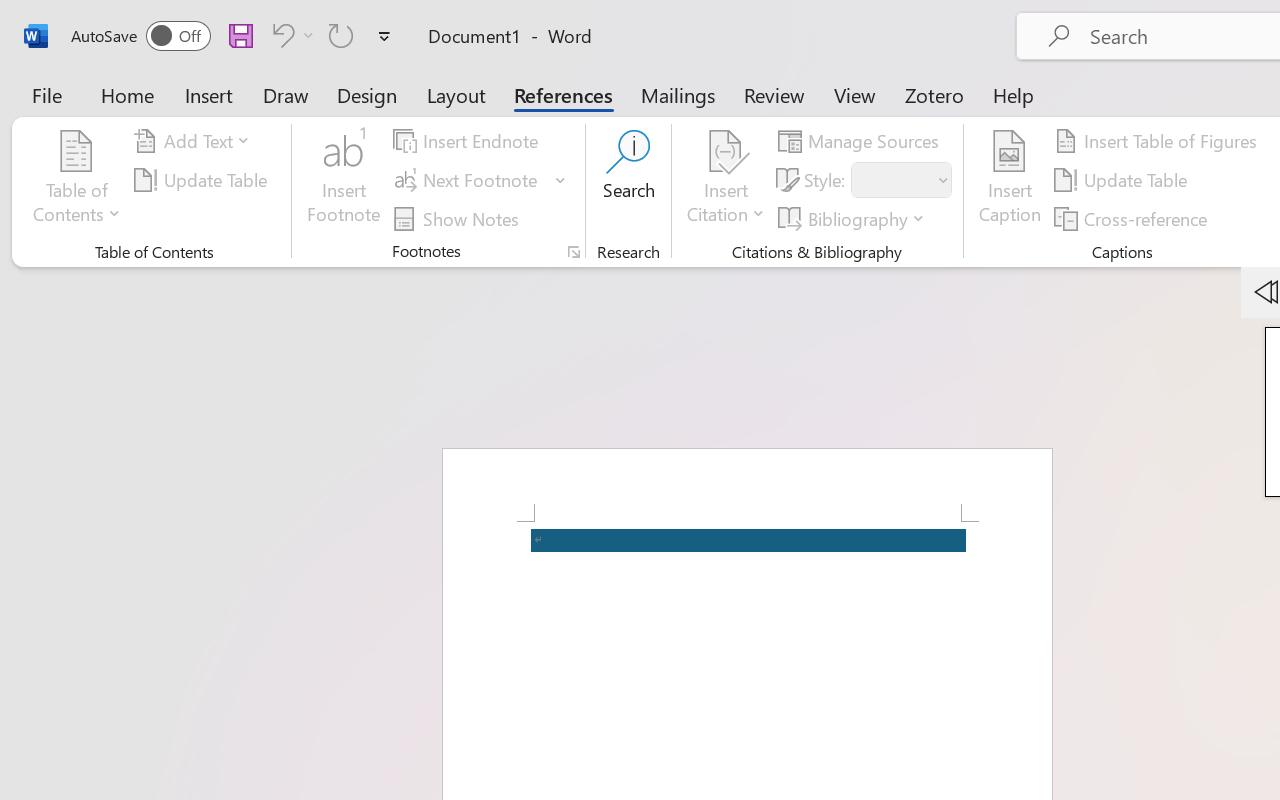  I want to click on 'Insert Footnote', so click(344, 179).